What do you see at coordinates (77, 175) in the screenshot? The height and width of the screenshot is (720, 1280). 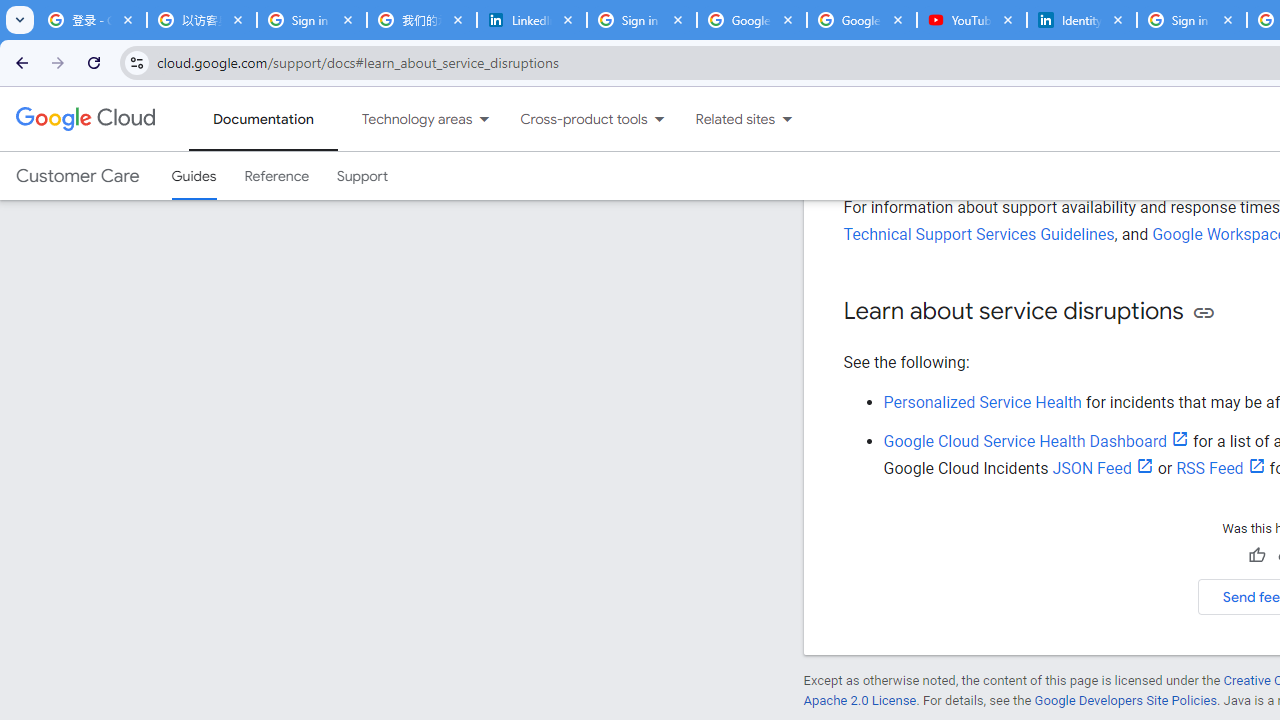 I see `'Customer Care'` at bounding box center [77, 175].